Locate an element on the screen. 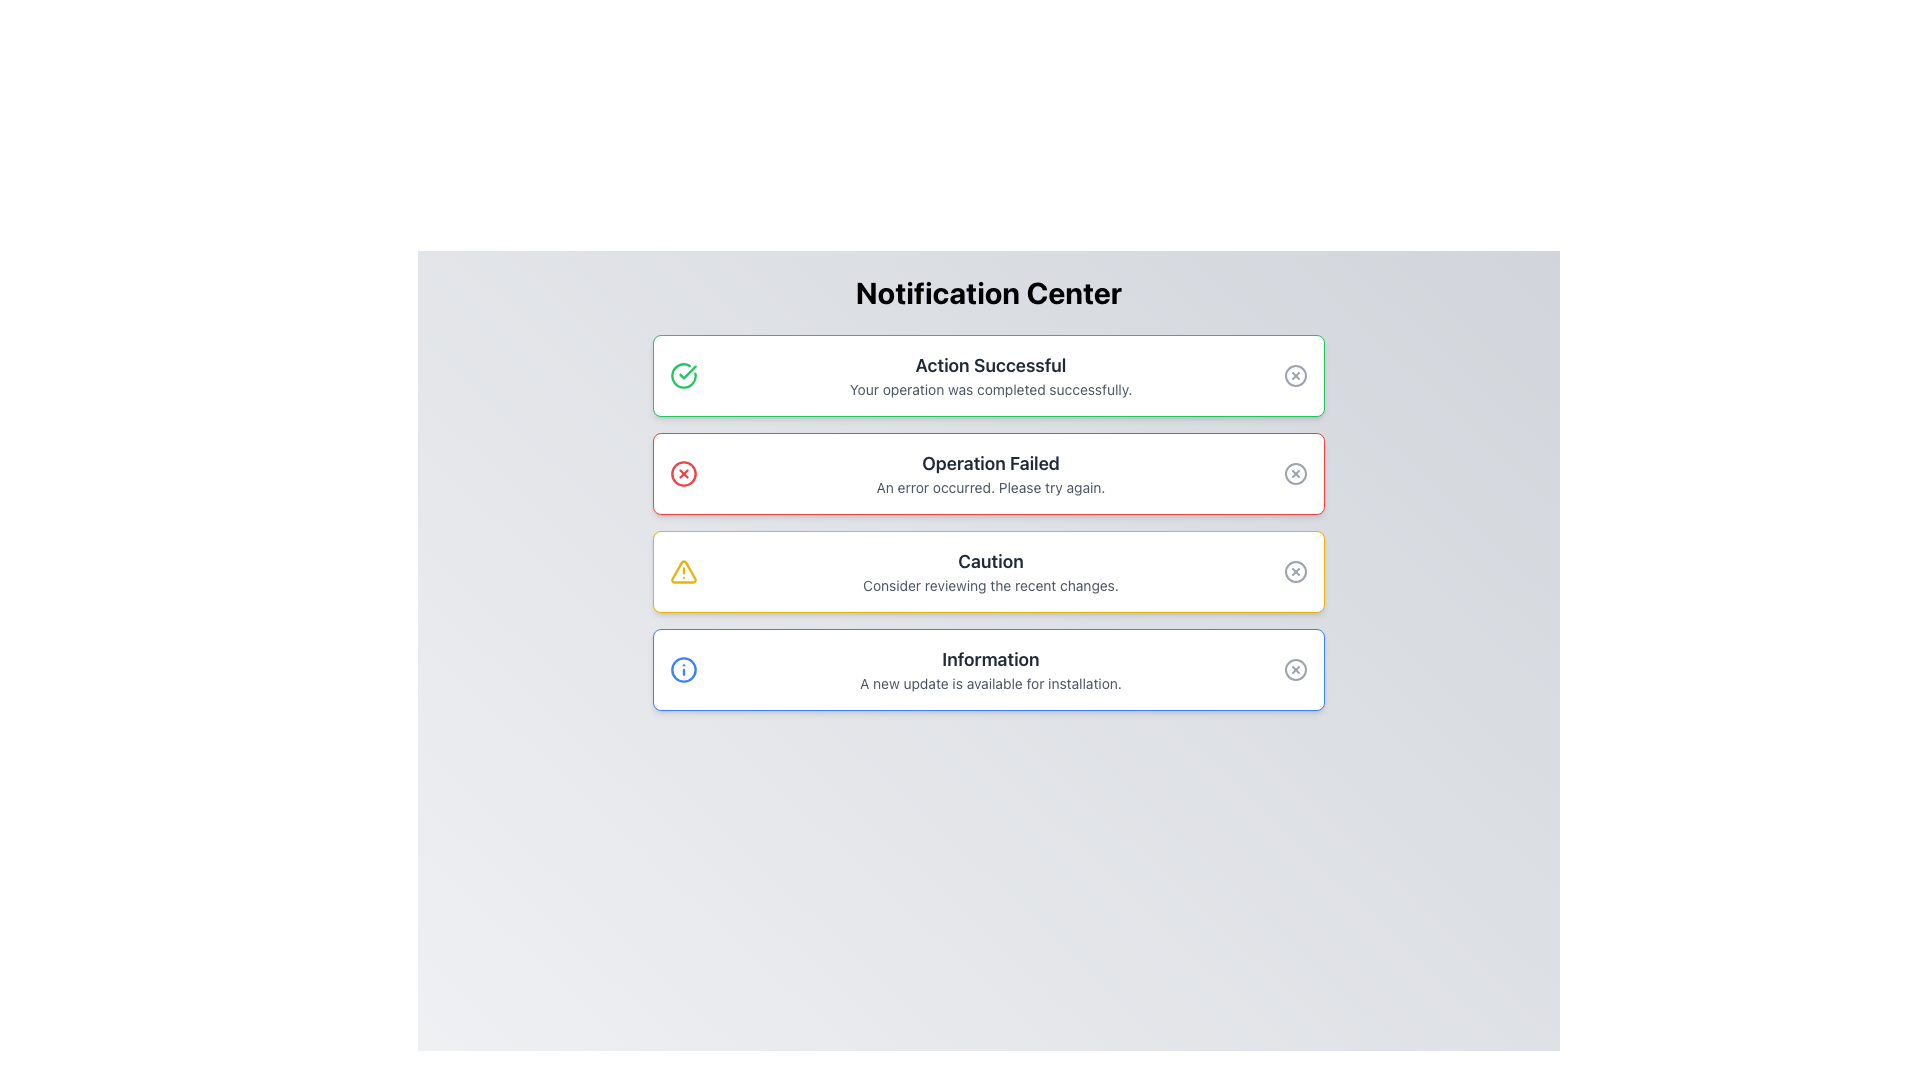  text content of the third notification panel in the Notification Center, which serves as a caution notification to inform the user to review recent changes is located at coordinates (990, 571).